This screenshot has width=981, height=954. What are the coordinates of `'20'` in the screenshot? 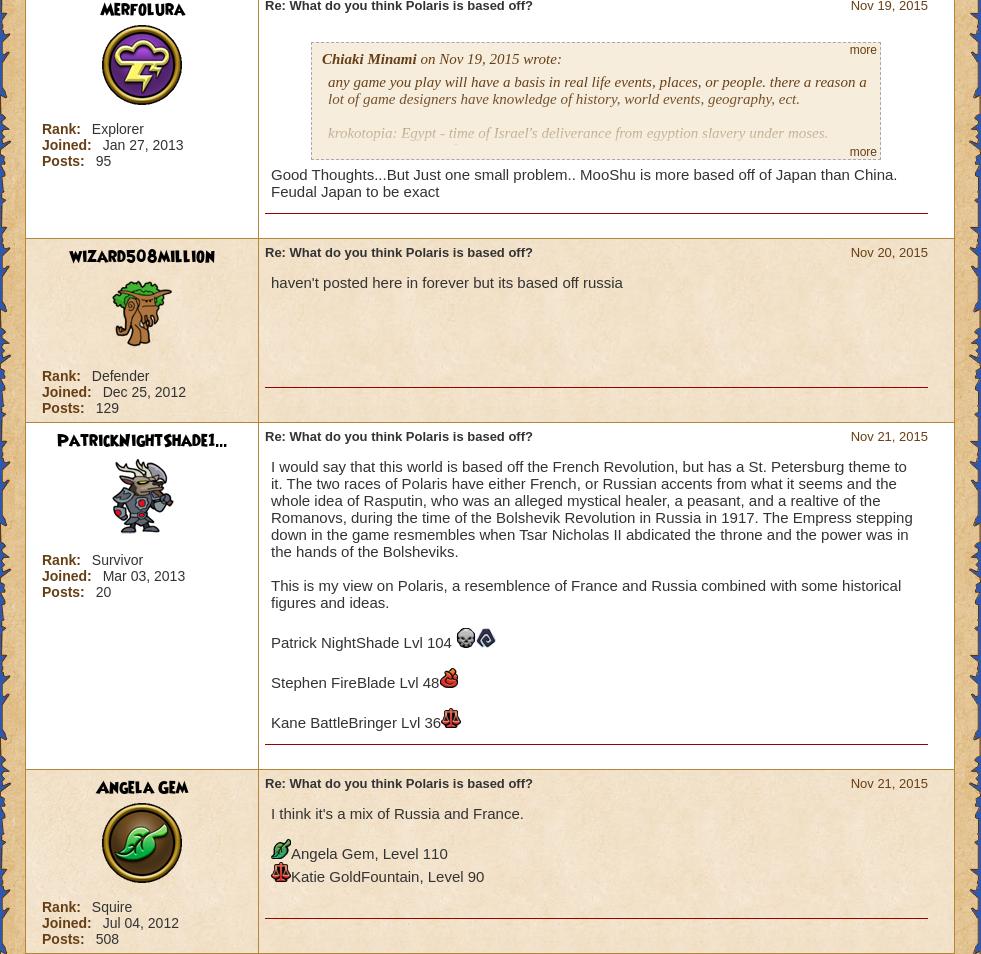 It's located at (102, 590).